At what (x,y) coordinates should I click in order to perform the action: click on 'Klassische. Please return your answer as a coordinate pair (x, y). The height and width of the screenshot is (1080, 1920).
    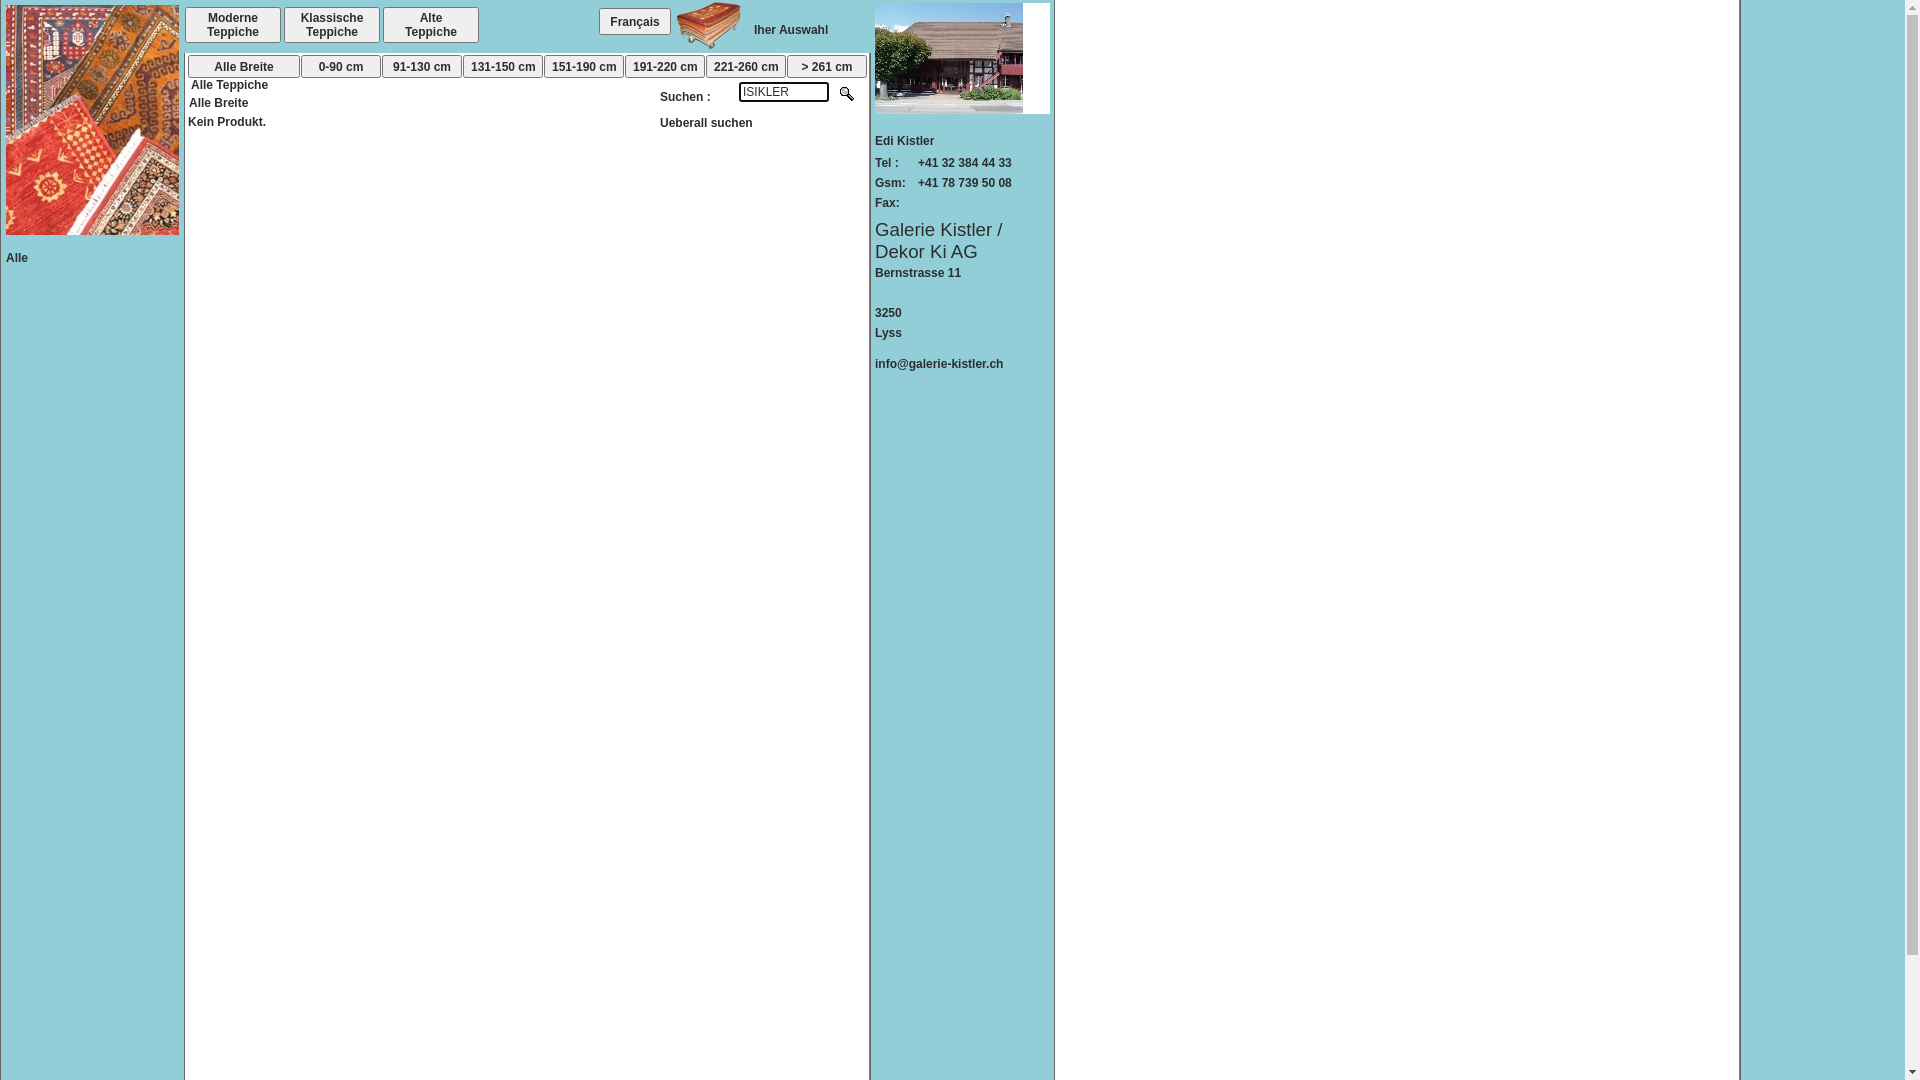
    Looking at the image, I should click on (282, 24).